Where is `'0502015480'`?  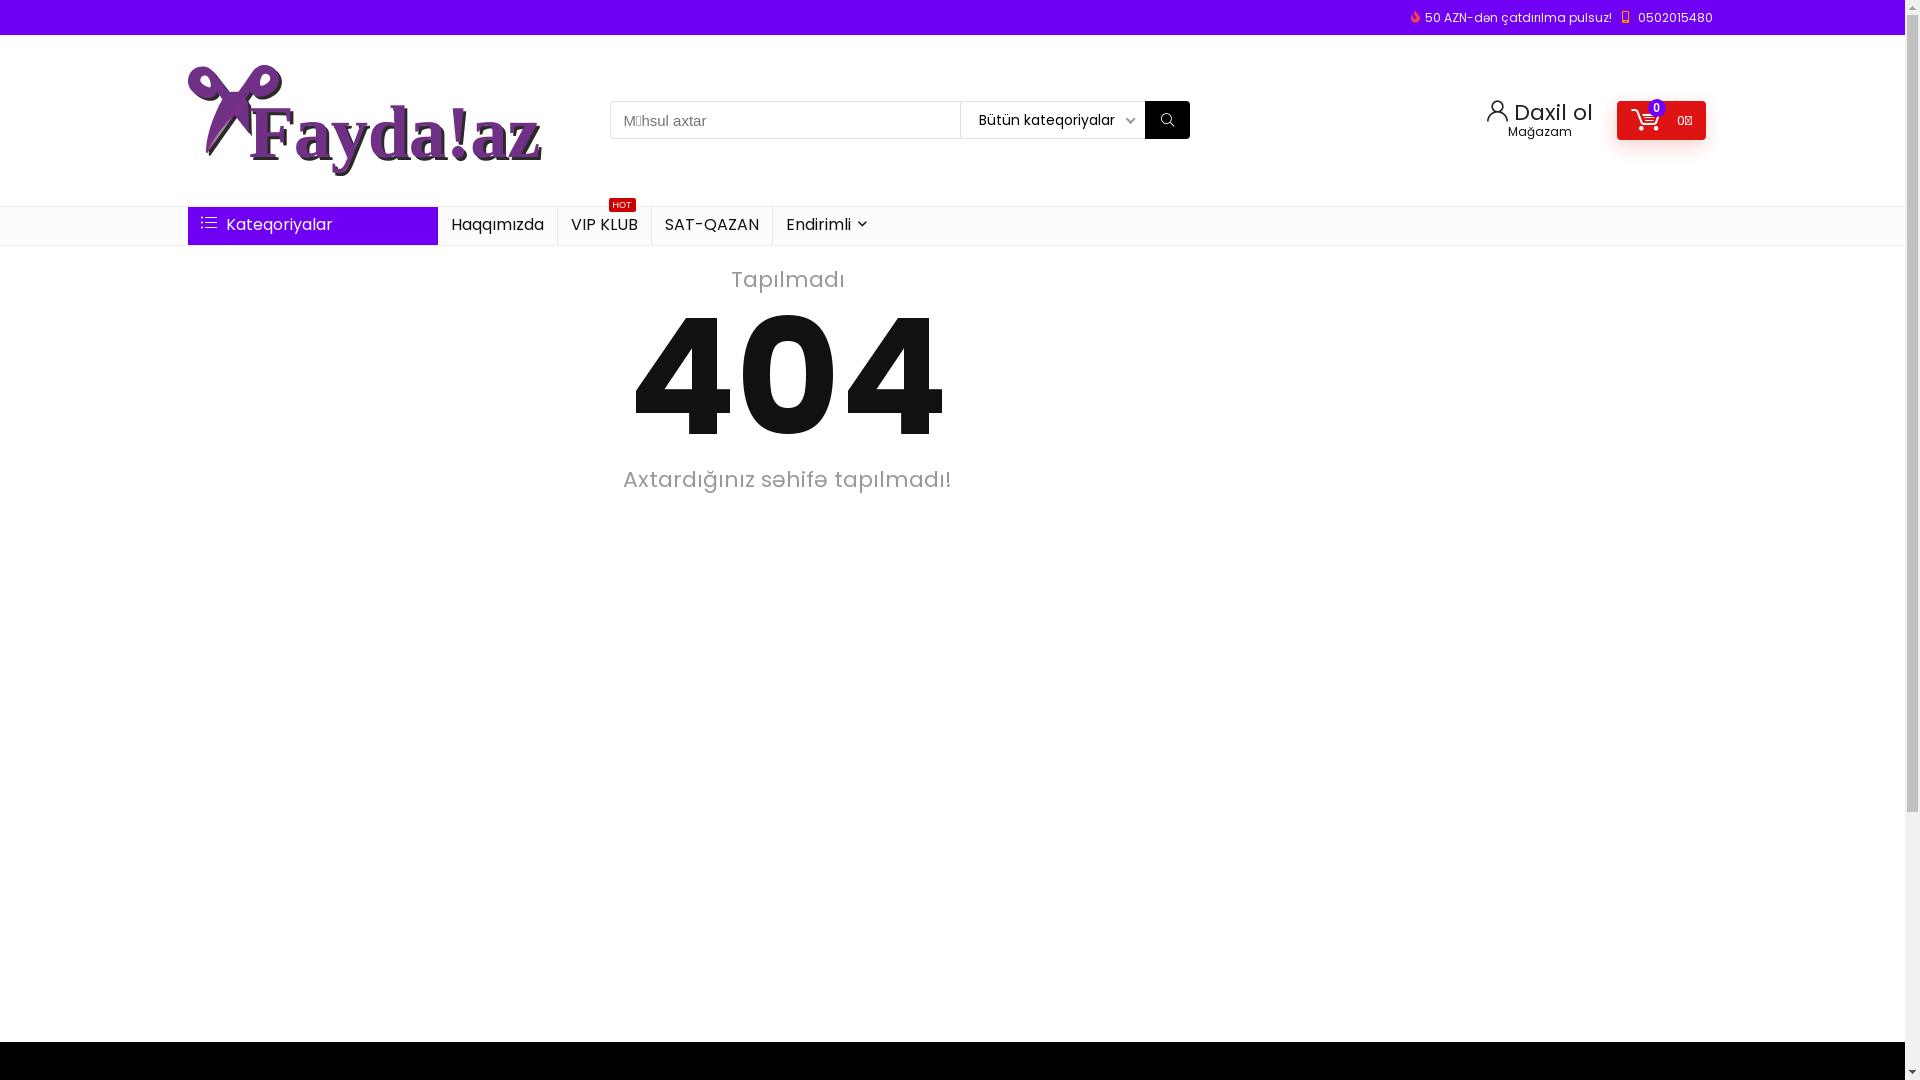
'0502015480' is located at coordinates (1675, 17).